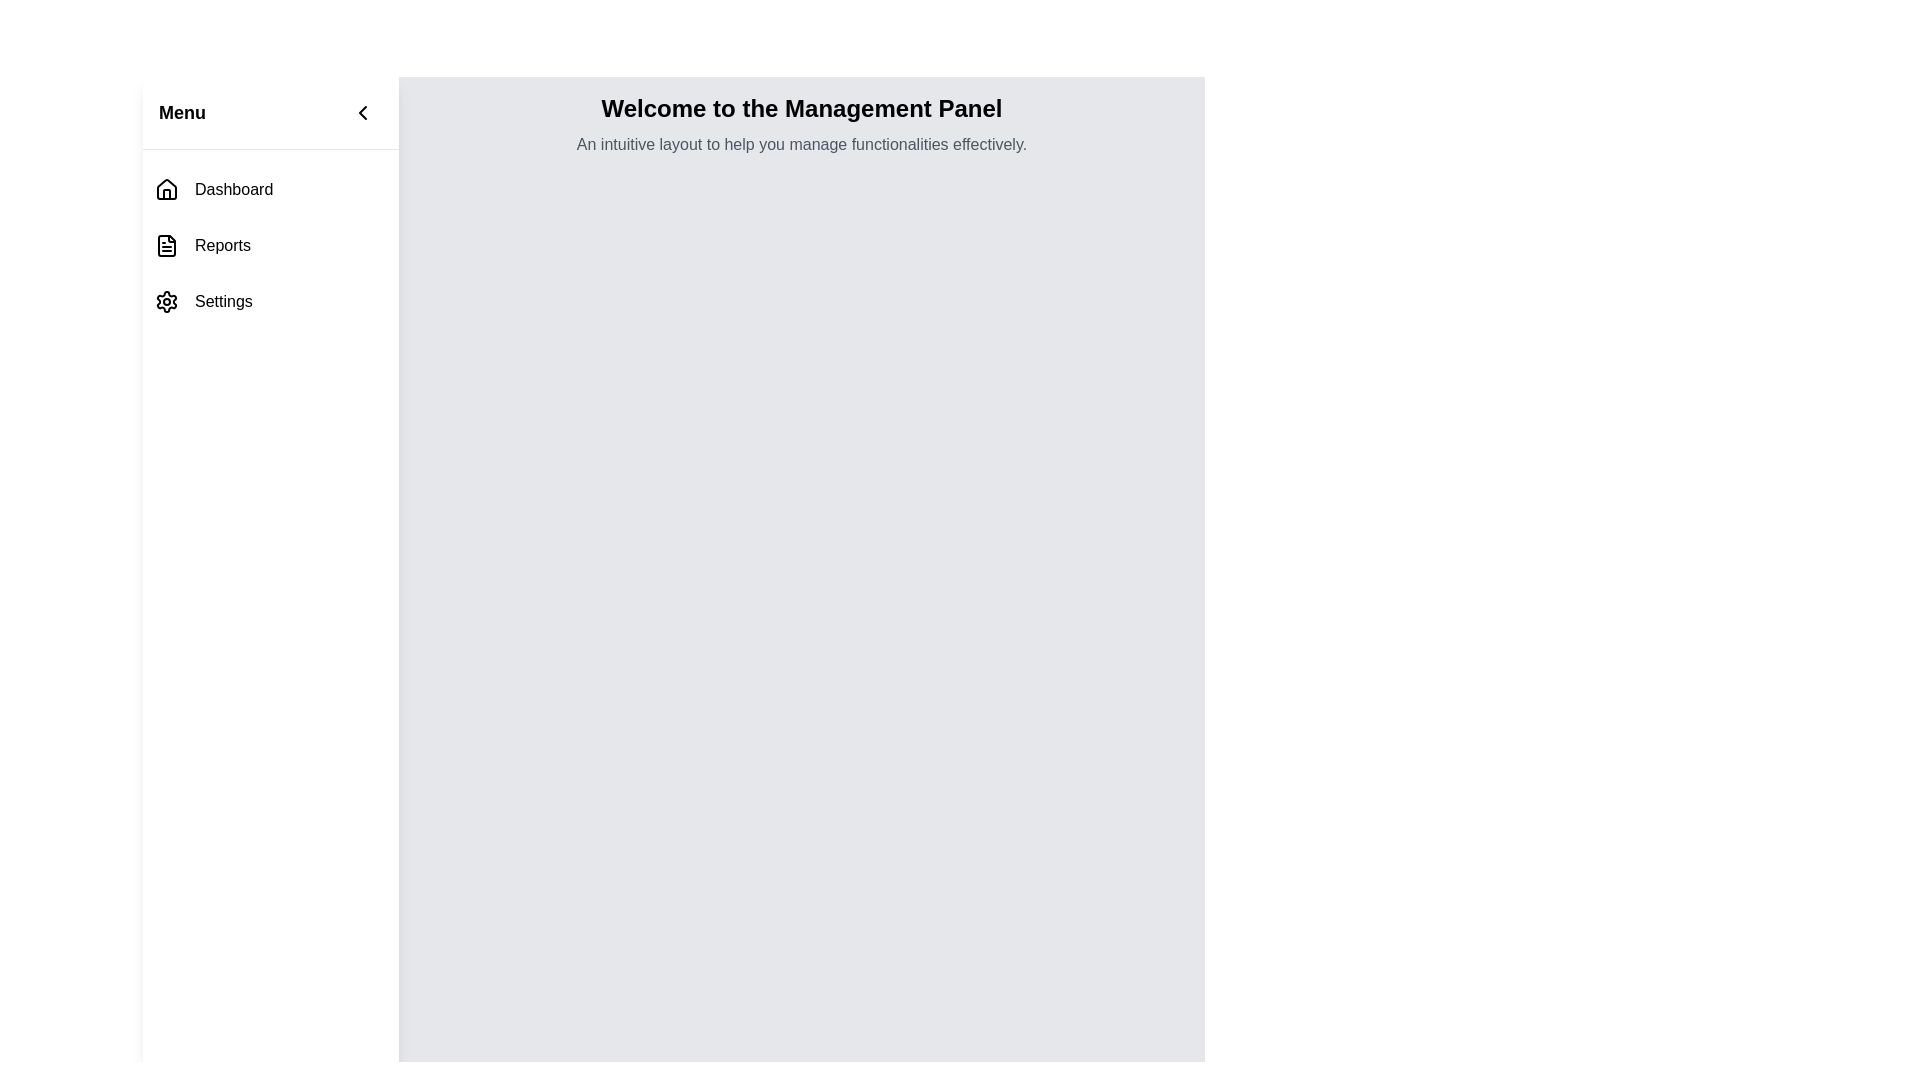 The width and height of the screenshot is (1920, 1080). Describe the element at coordinates (363, 112) in the screenshot. I see `the left-arrow icon button located in the top left sidebar` at that location.